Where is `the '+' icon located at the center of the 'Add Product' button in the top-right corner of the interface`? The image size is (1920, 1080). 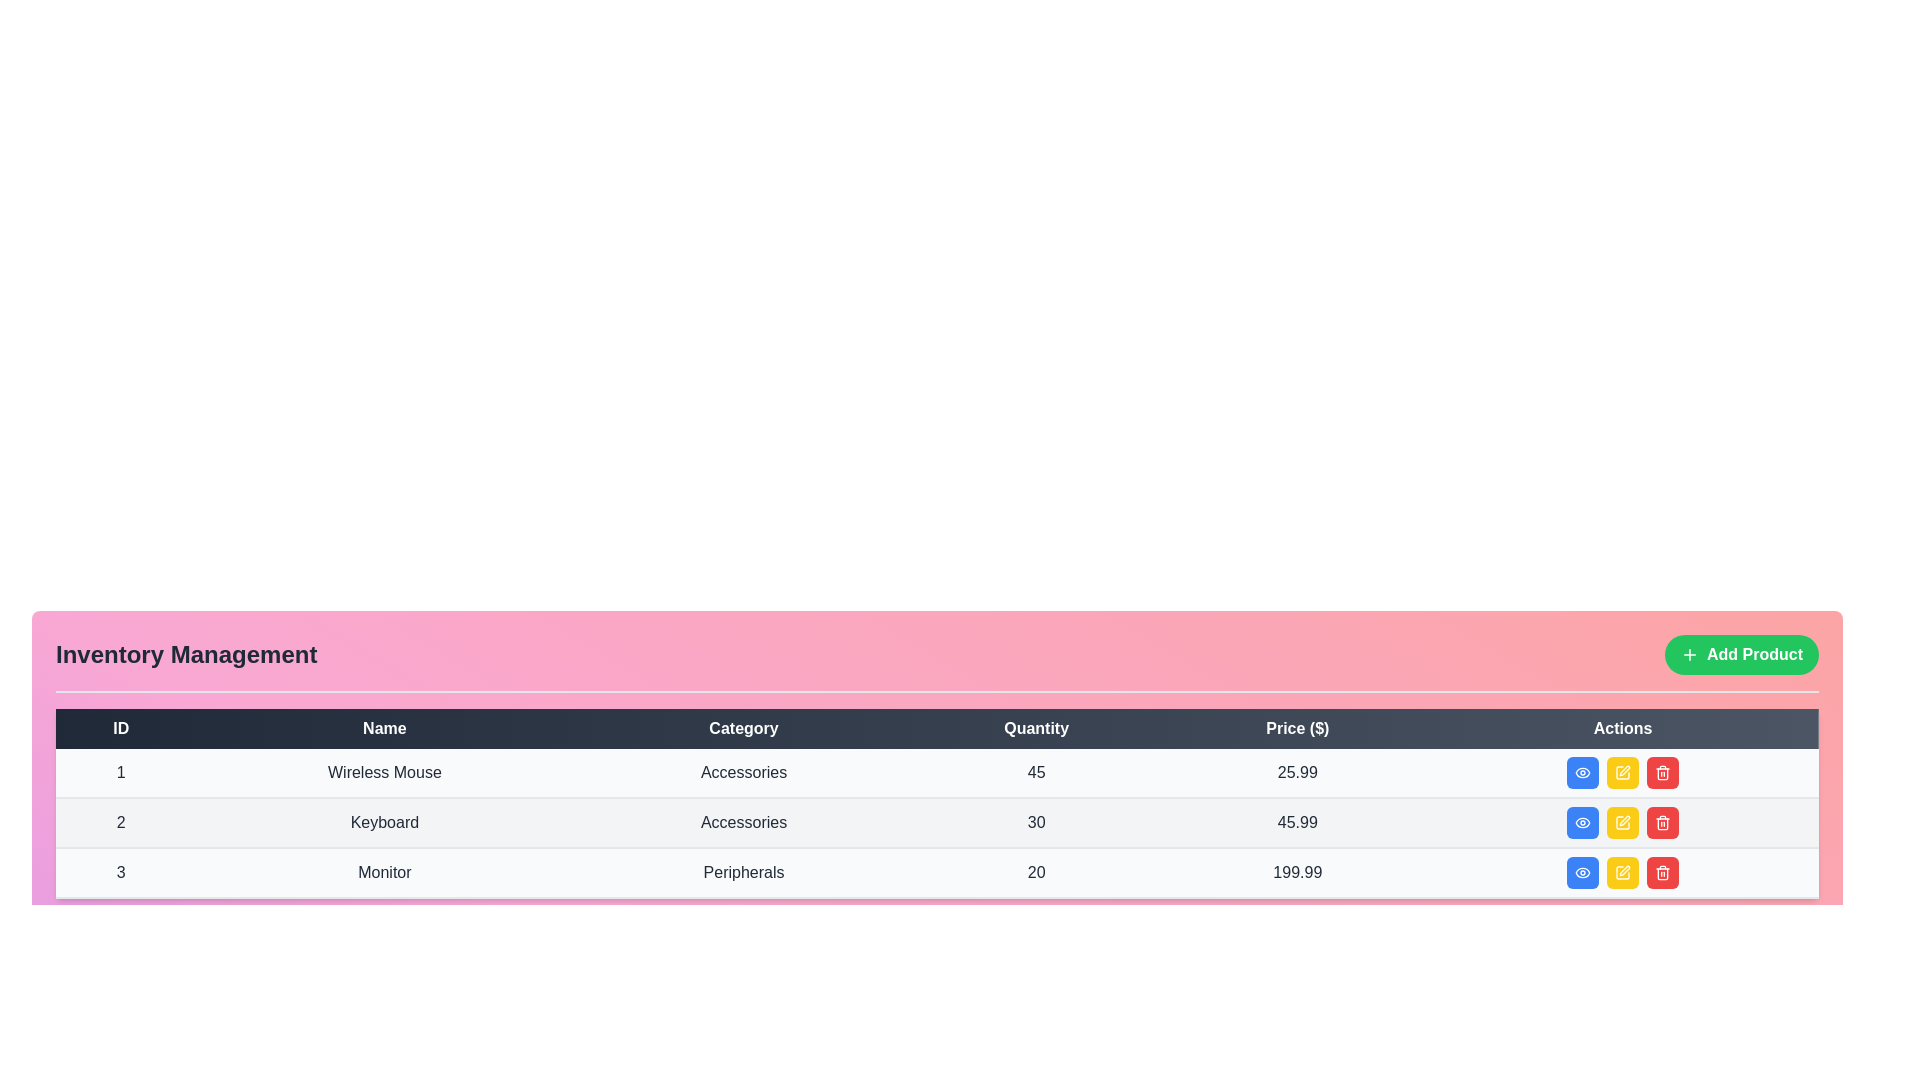 the '+' icon located at the center of the 'Add Product' button in the top-right corner of the interface is located at coordinates (1688, 655).